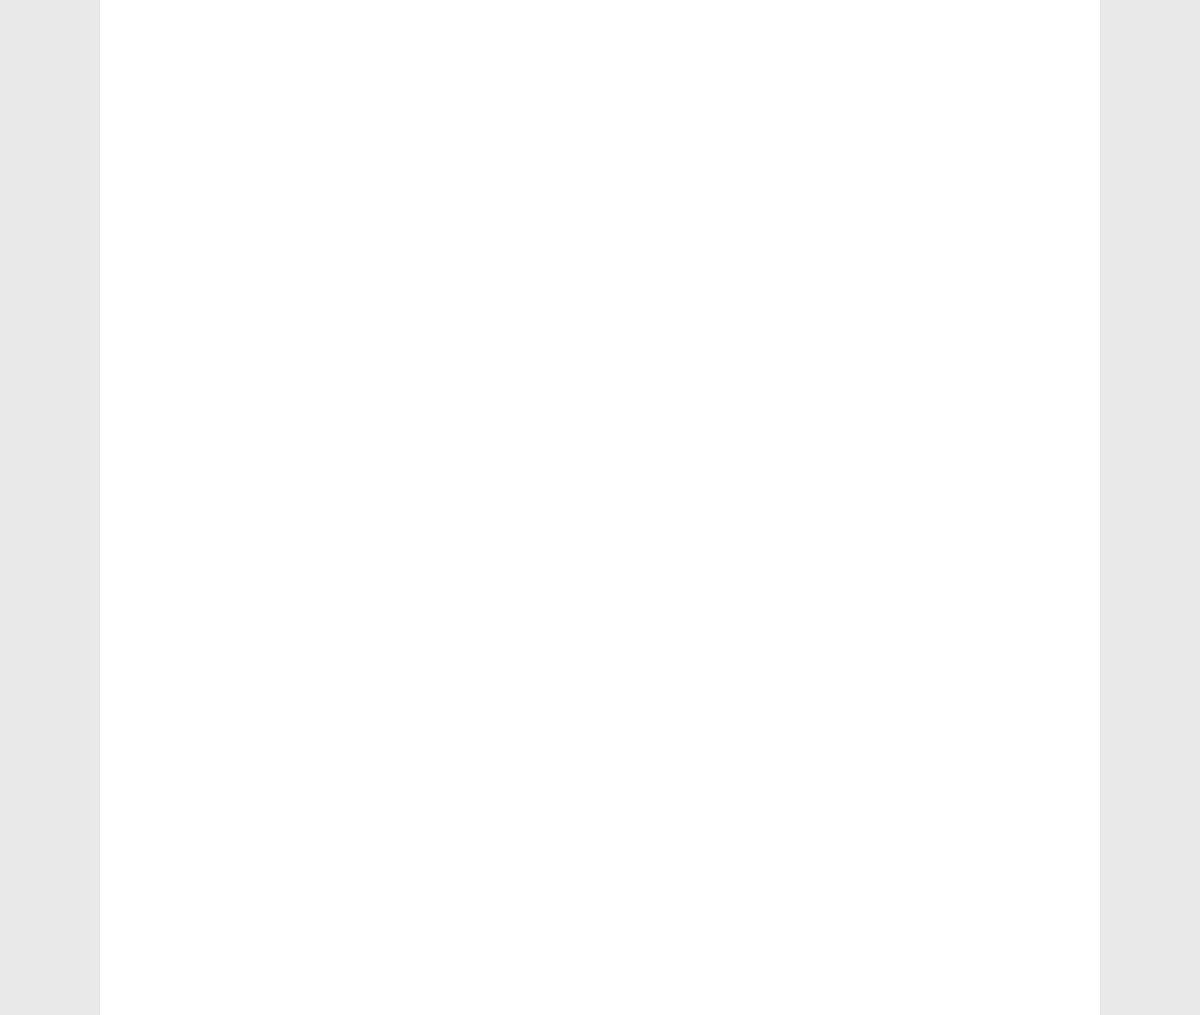  I want to click on 'HDFC', so click(175, 955).